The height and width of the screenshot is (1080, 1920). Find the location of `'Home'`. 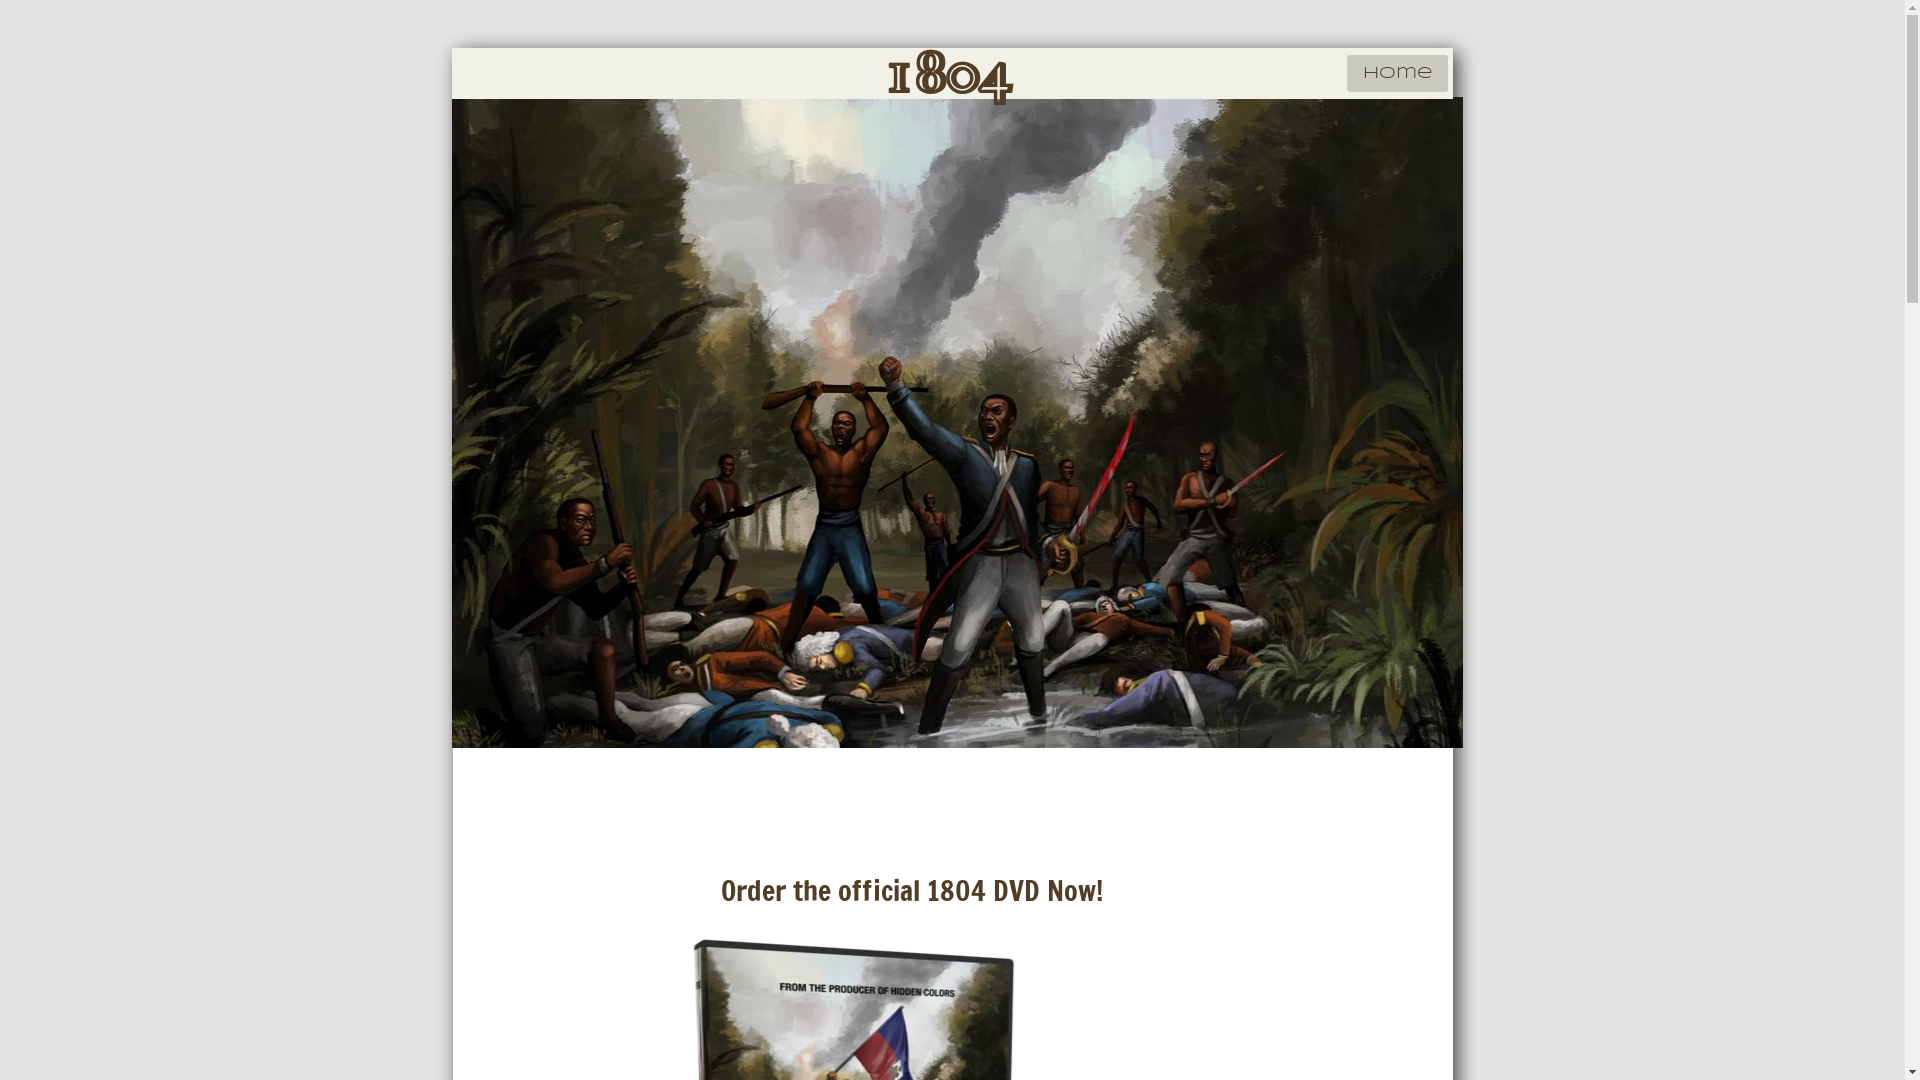

'Home' is located at coordinates (1395, 72).